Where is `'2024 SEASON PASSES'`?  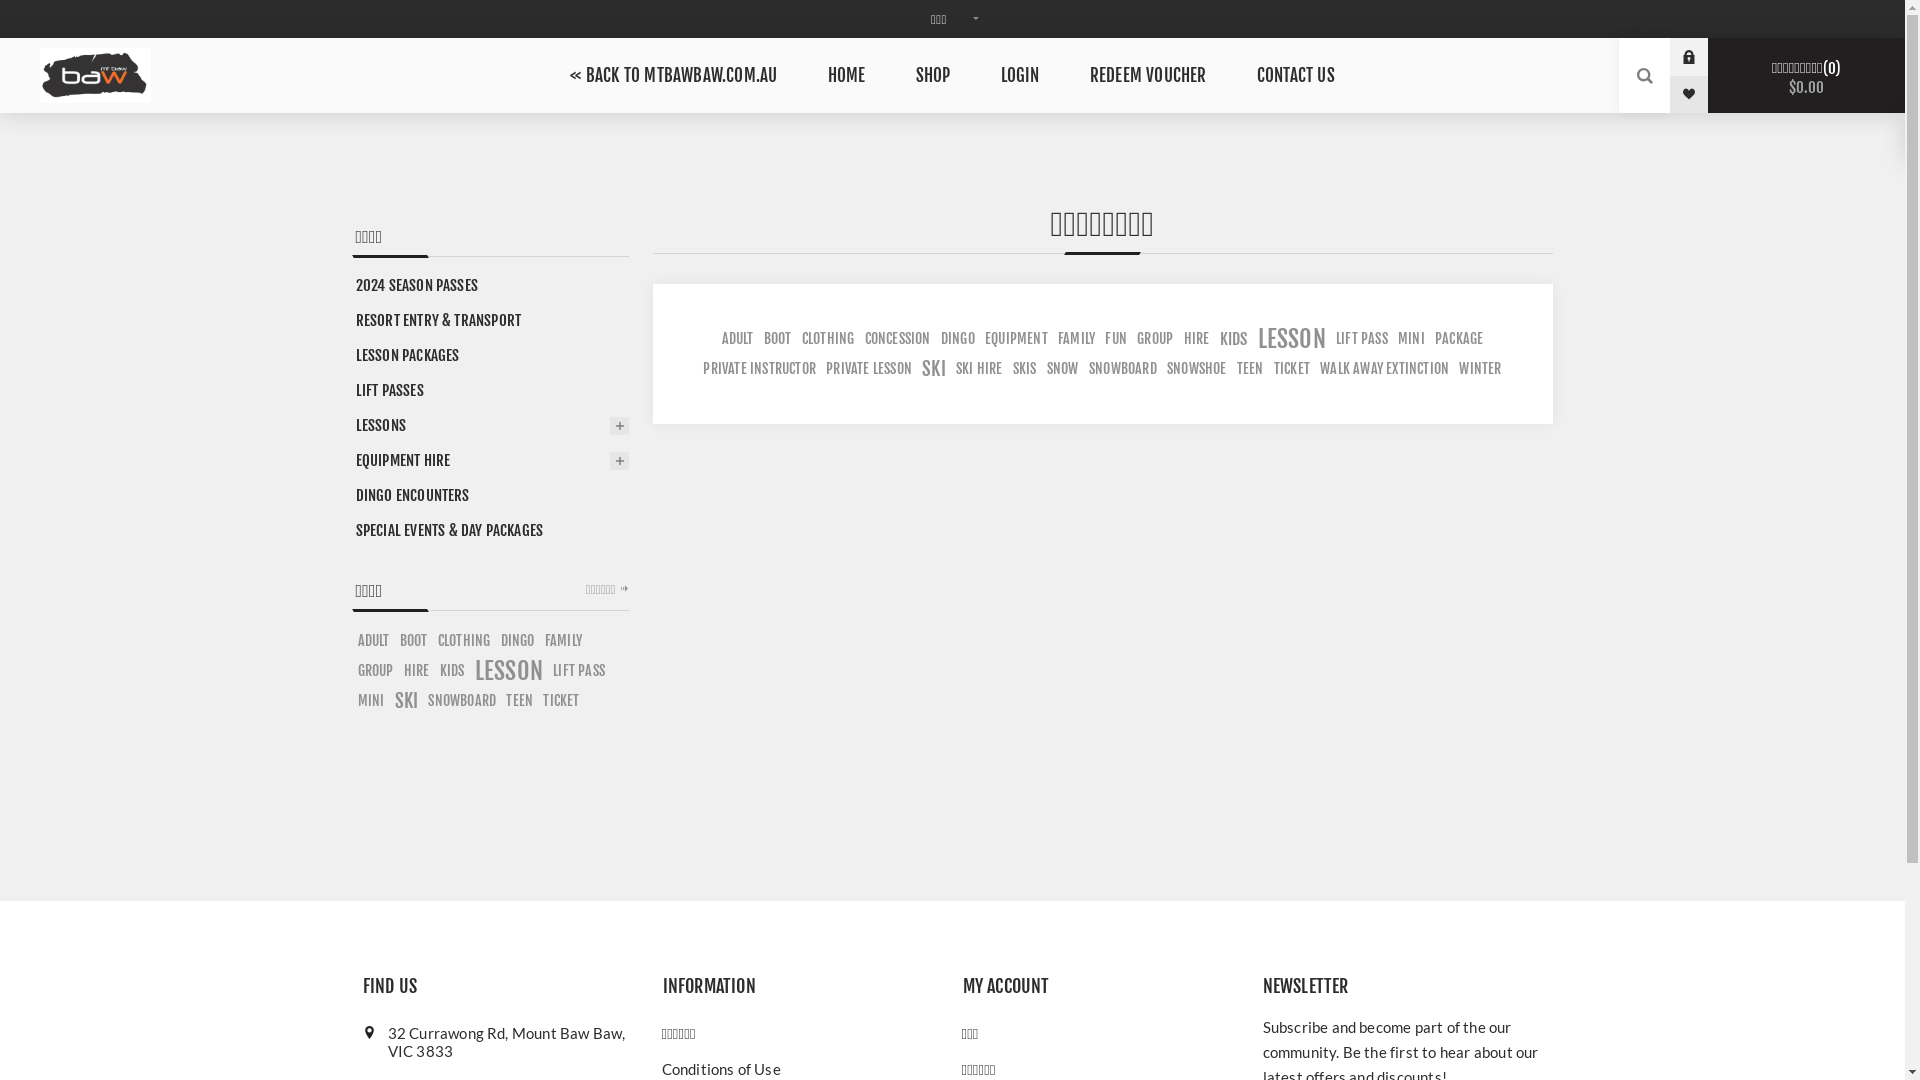
'2024 SEASON PASSES' is located at coordinates (489, 285).